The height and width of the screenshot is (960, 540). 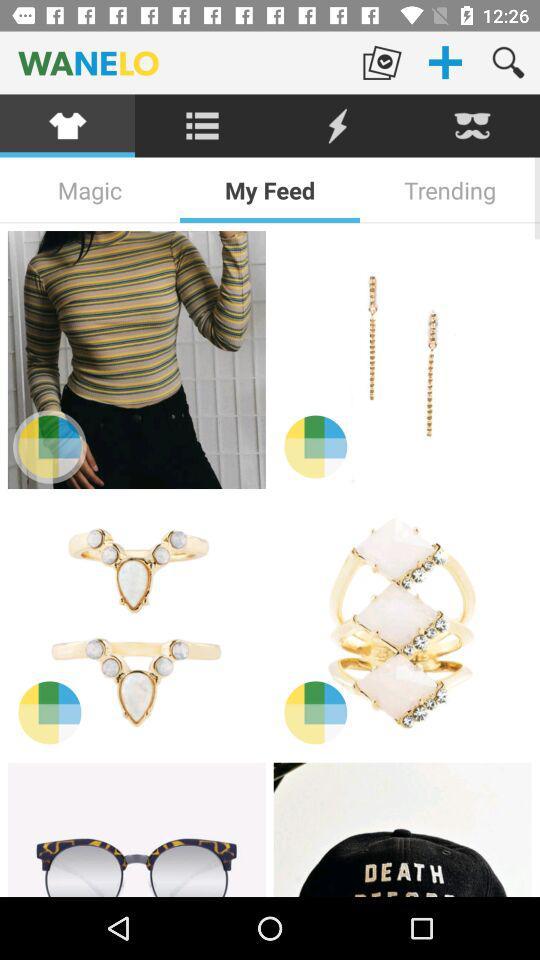 What do you see at coordinates (402, 829) in the screenshot?
I see `photo` at bounding box center [402, 829].